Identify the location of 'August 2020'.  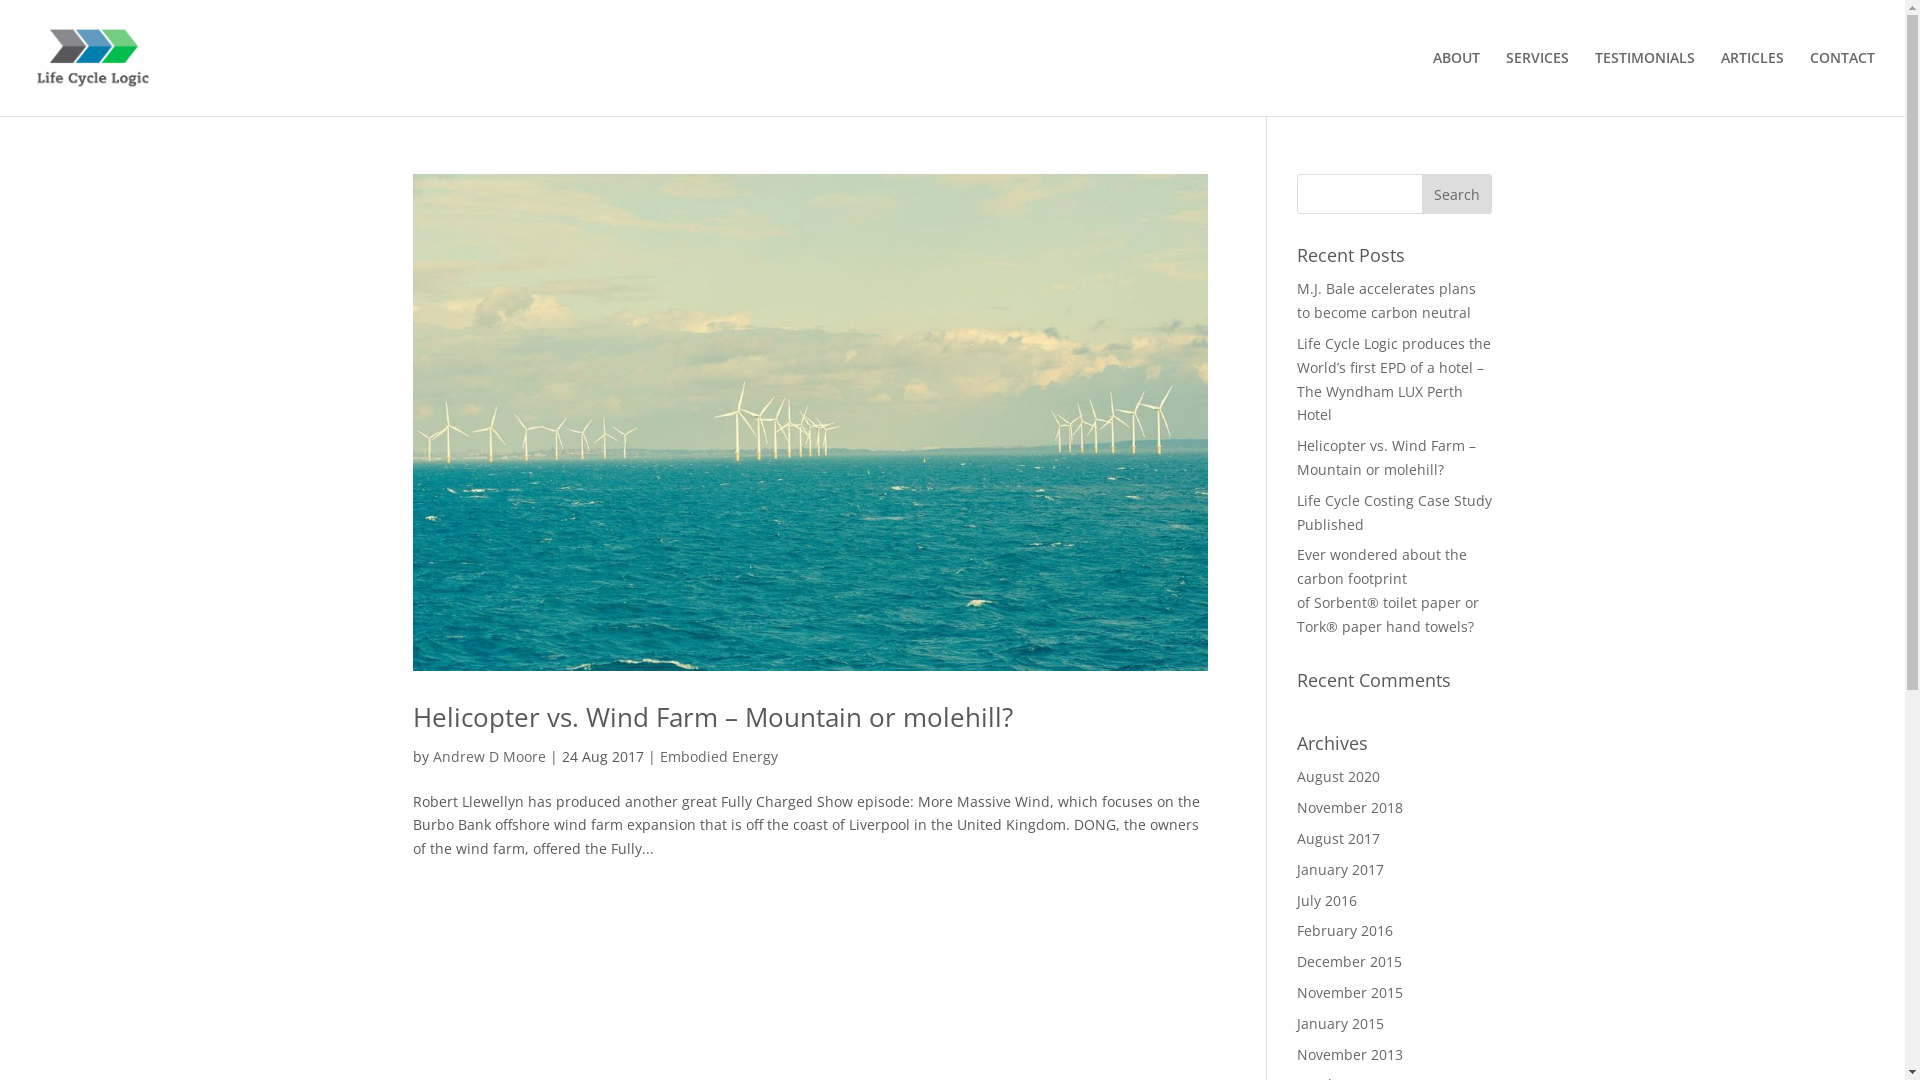
(1338, 775).